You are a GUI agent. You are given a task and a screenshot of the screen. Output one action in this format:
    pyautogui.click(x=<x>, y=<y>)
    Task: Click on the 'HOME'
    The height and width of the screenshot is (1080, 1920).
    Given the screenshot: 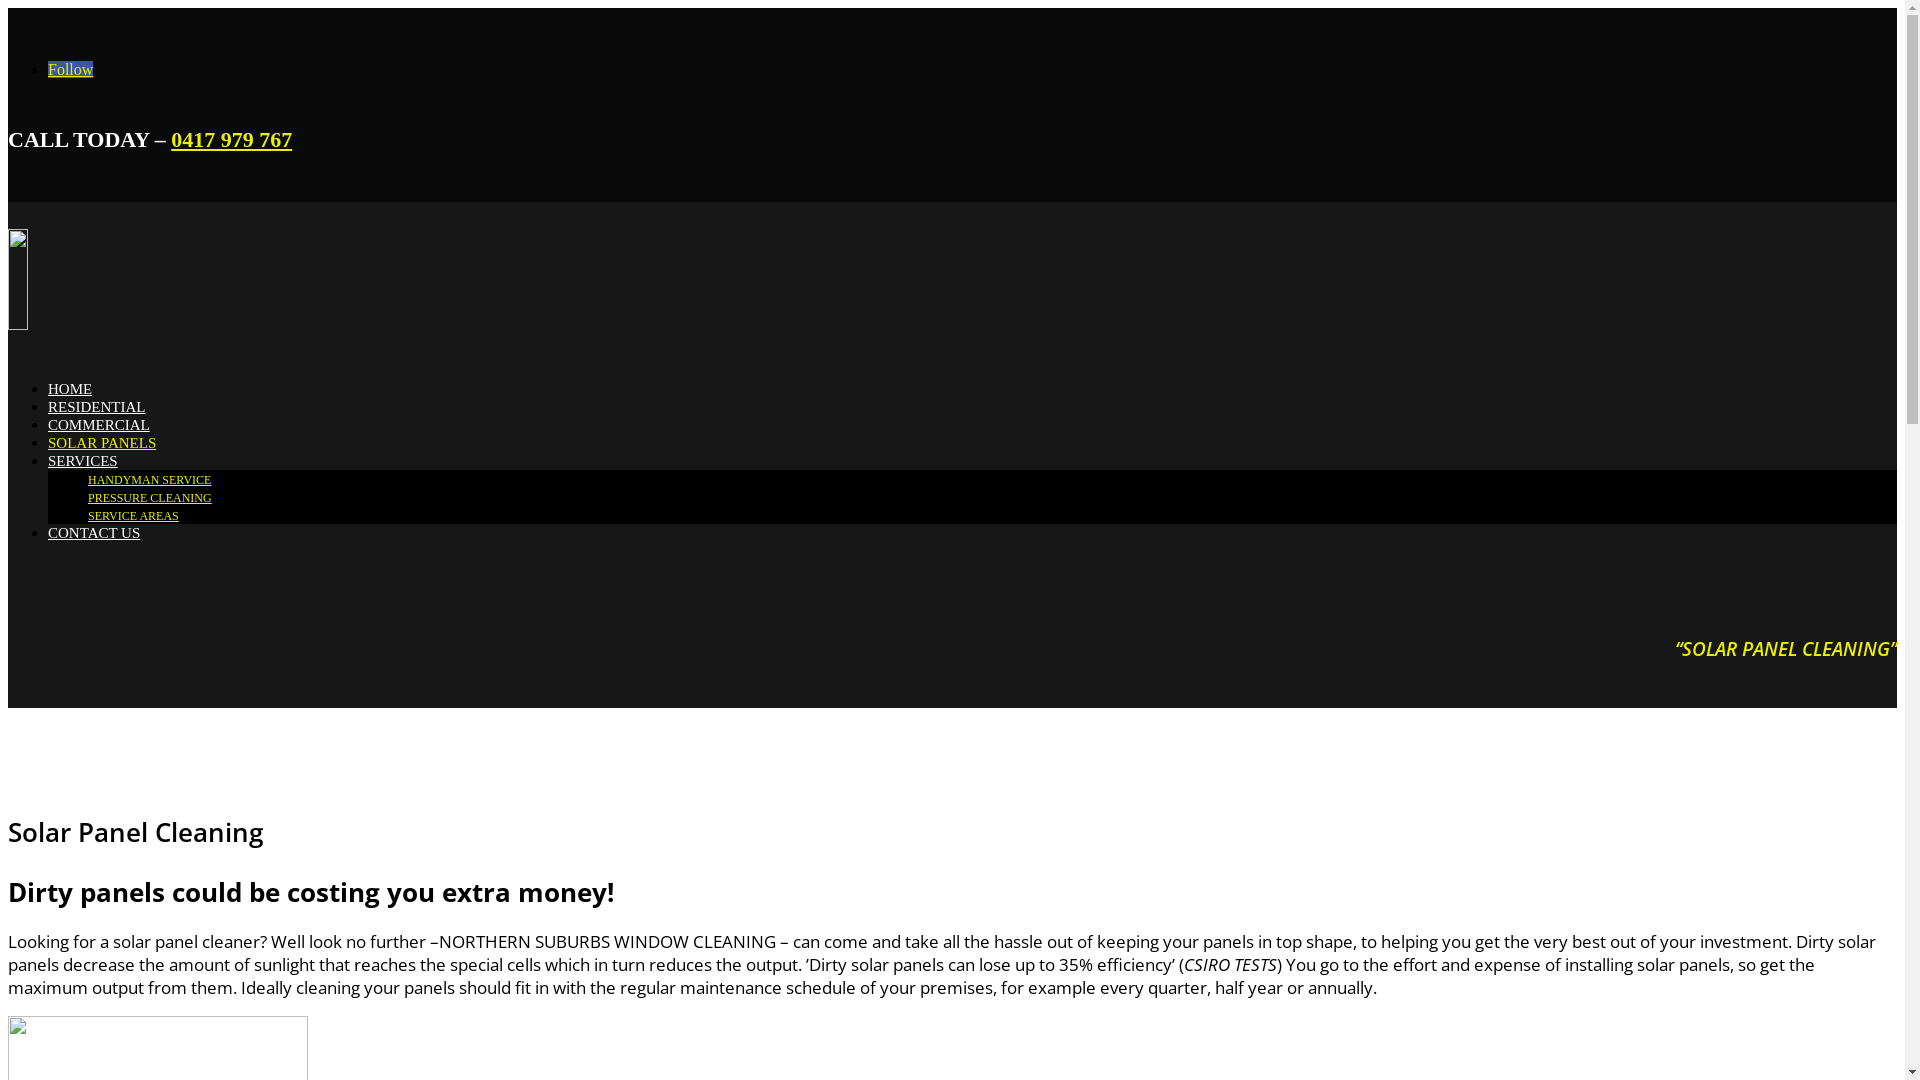 What is the action you would take?
    pyautogui.click(x=70, y=389)
    